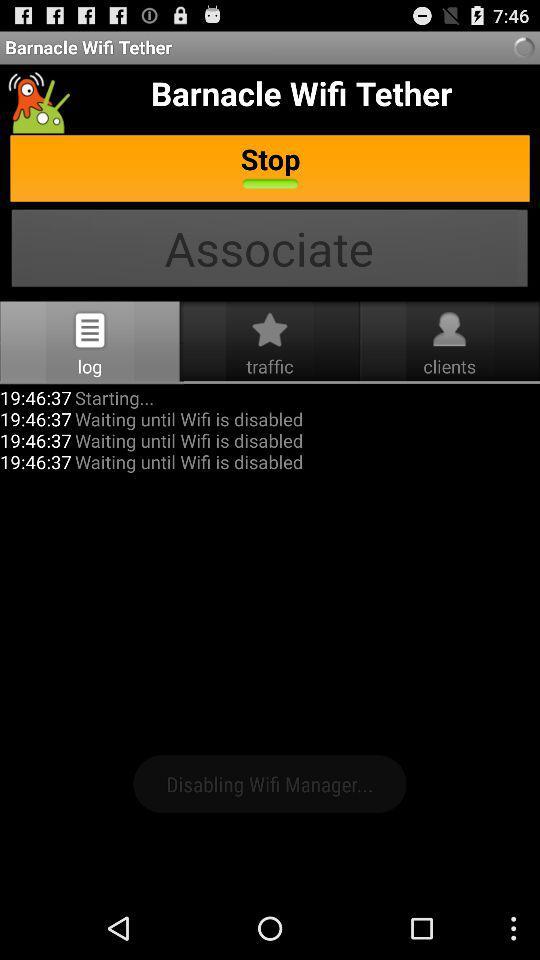  Describe the element at coordinates (38, 102) in the screenshot. I see `the icon which is just below the barnacle wifi tether` at that location.